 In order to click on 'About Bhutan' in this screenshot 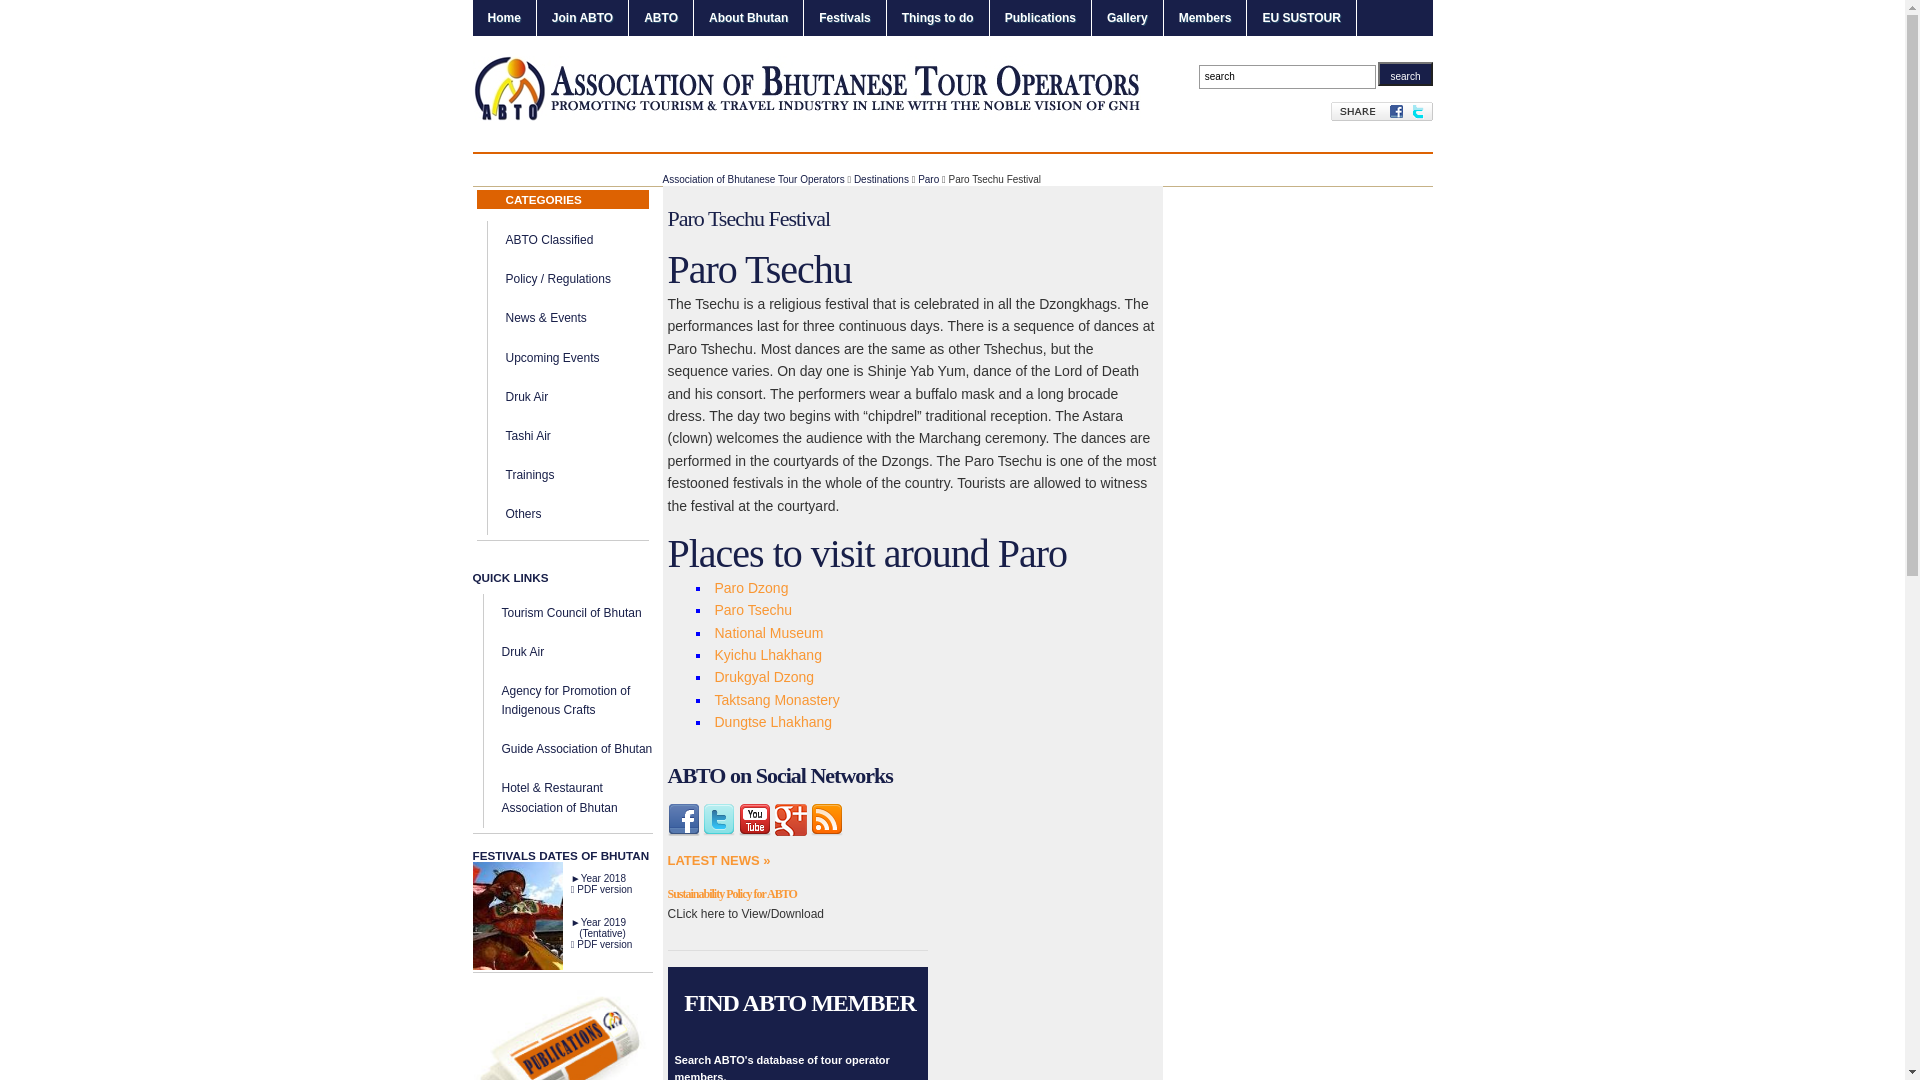, I will do `click(747, 18)`.